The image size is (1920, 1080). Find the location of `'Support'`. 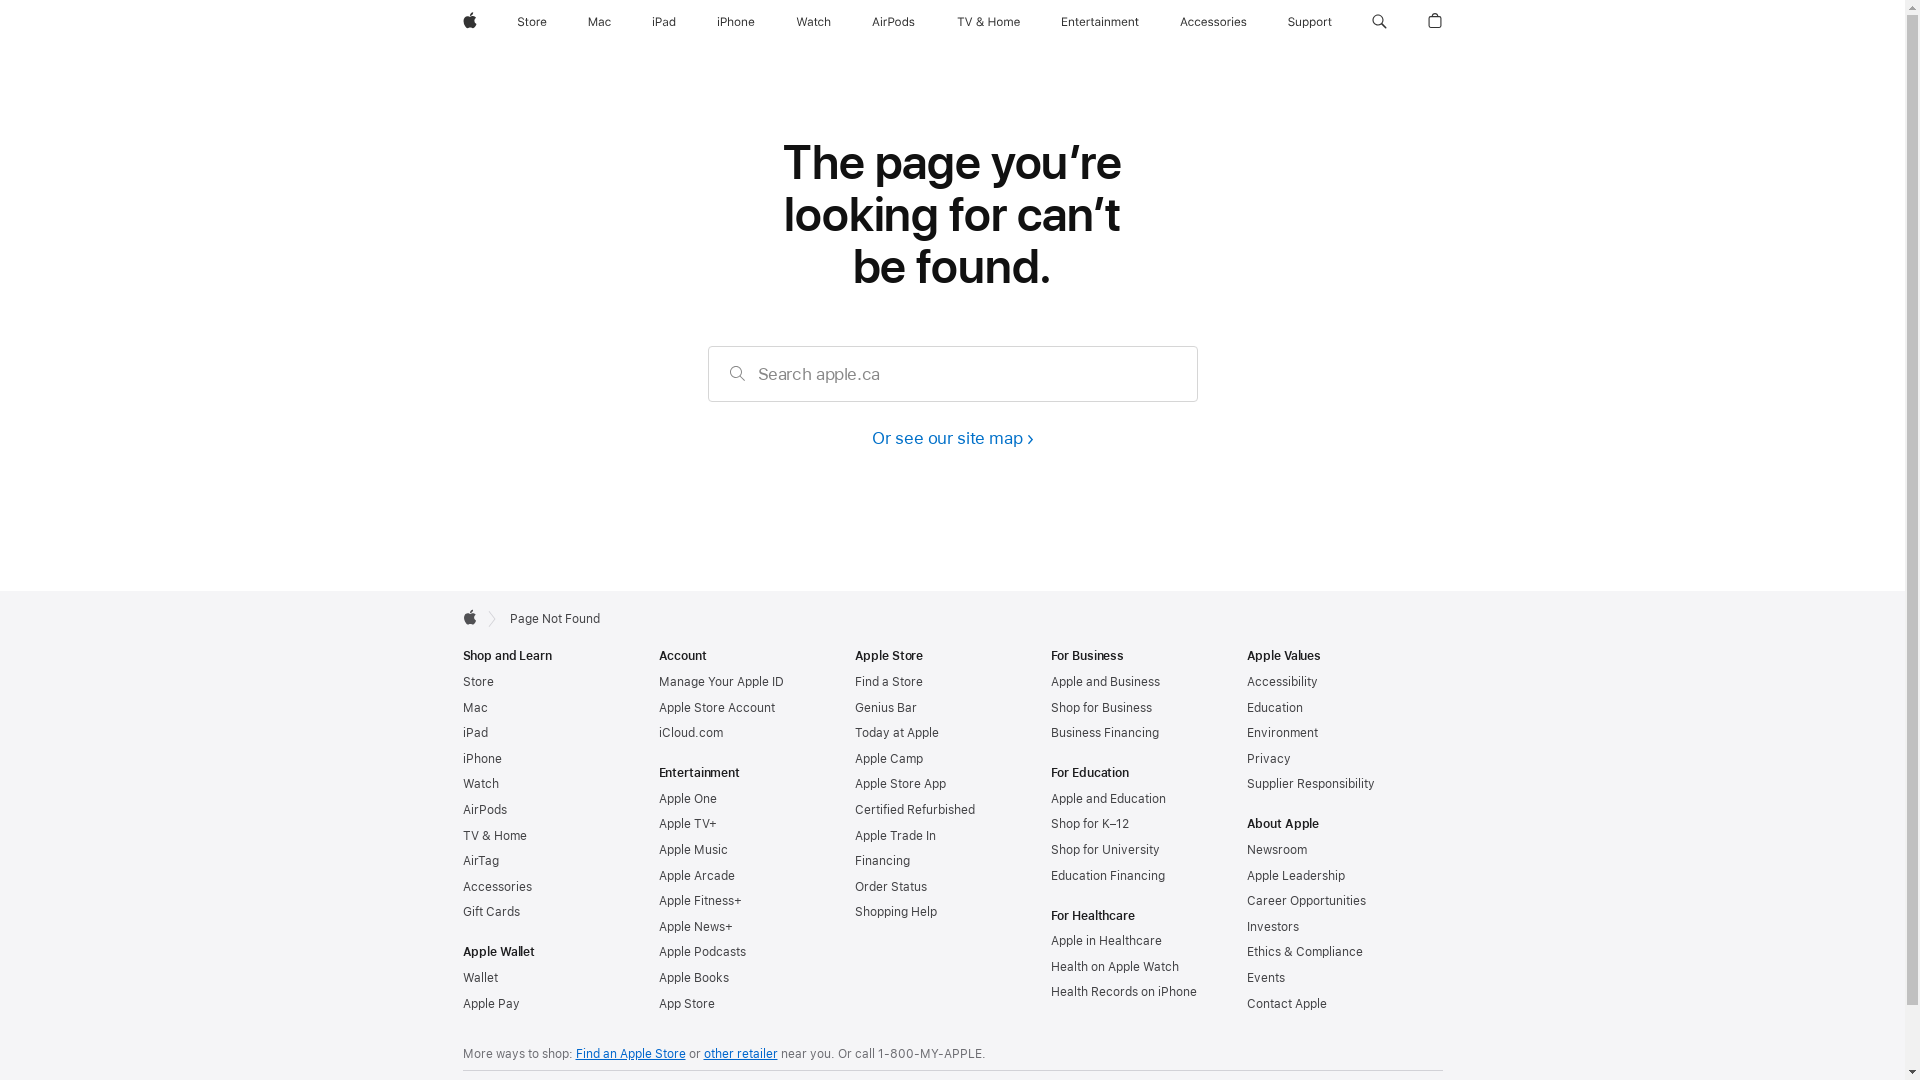

'Support' is located at coordinates (1280, 22).